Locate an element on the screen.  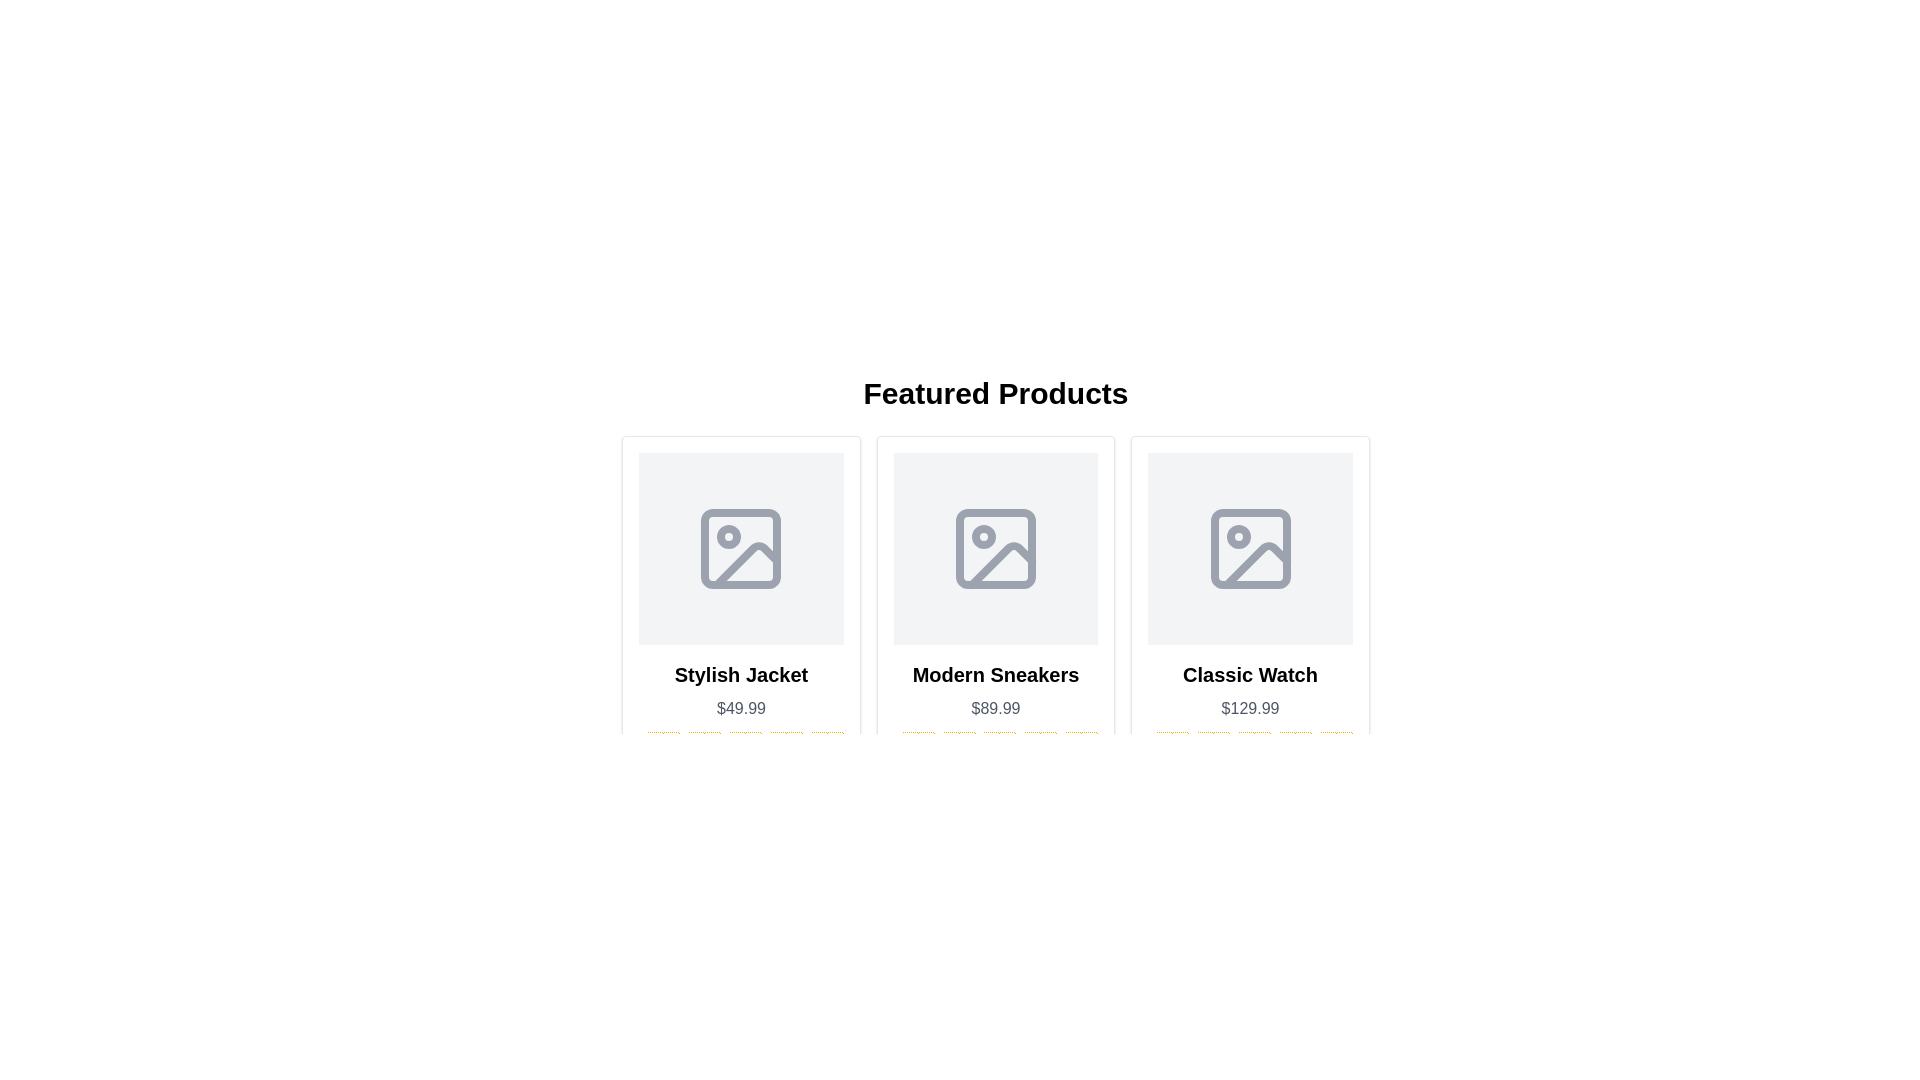
the square Image Placeholder with a light gray background and a picture frame icon, located in the upper half of the 'Modern Sneakers' product card is located at coordinates (996, 548).